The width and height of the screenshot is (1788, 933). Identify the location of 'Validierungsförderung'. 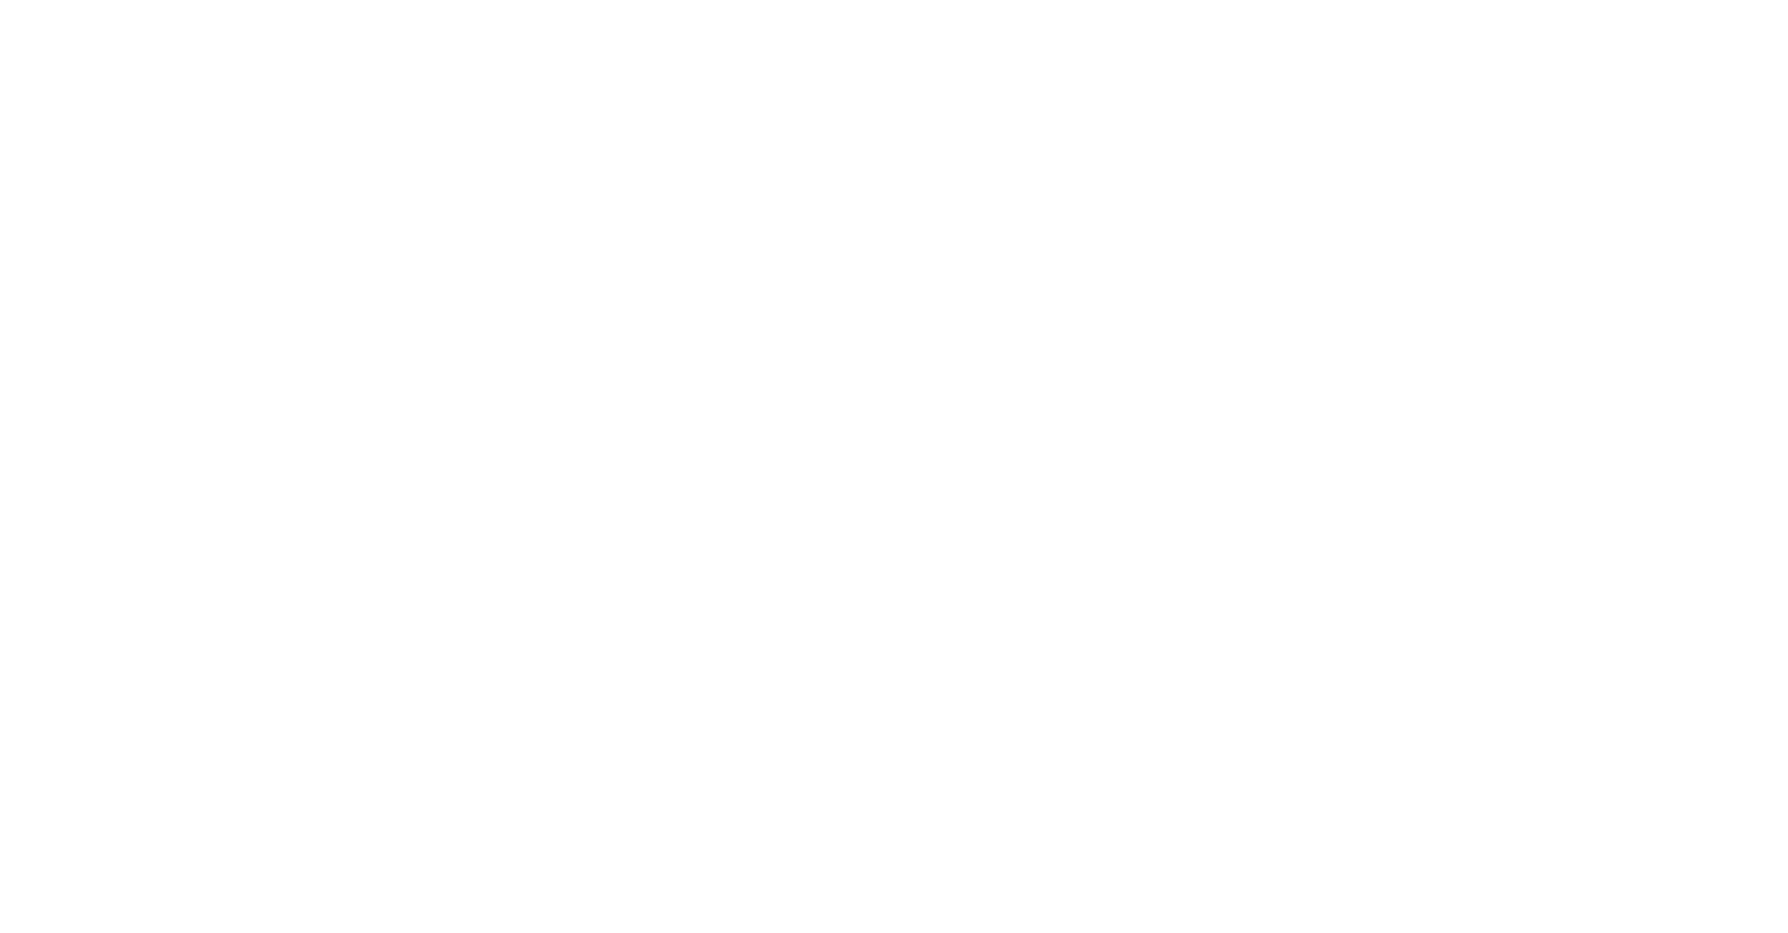
(82, 766).